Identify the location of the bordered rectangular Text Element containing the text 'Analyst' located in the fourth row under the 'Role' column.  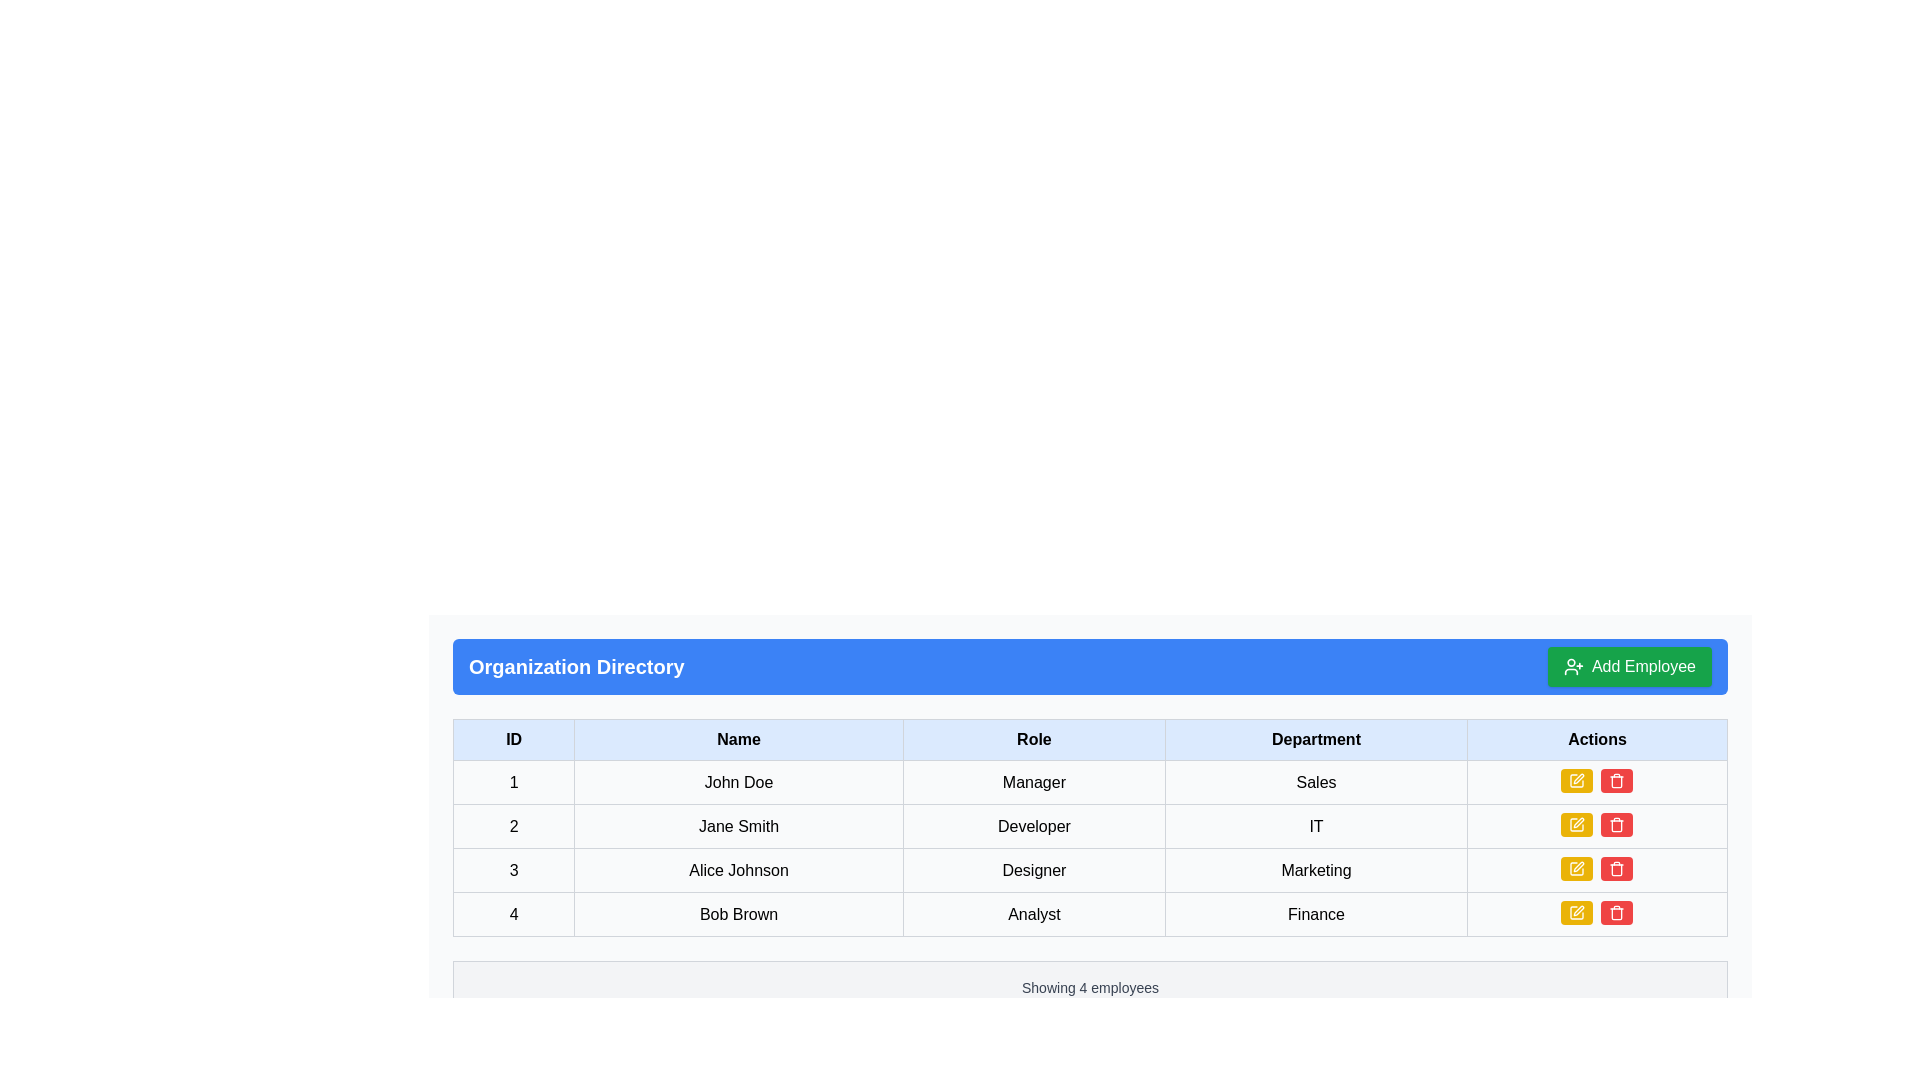
(1034, 914).